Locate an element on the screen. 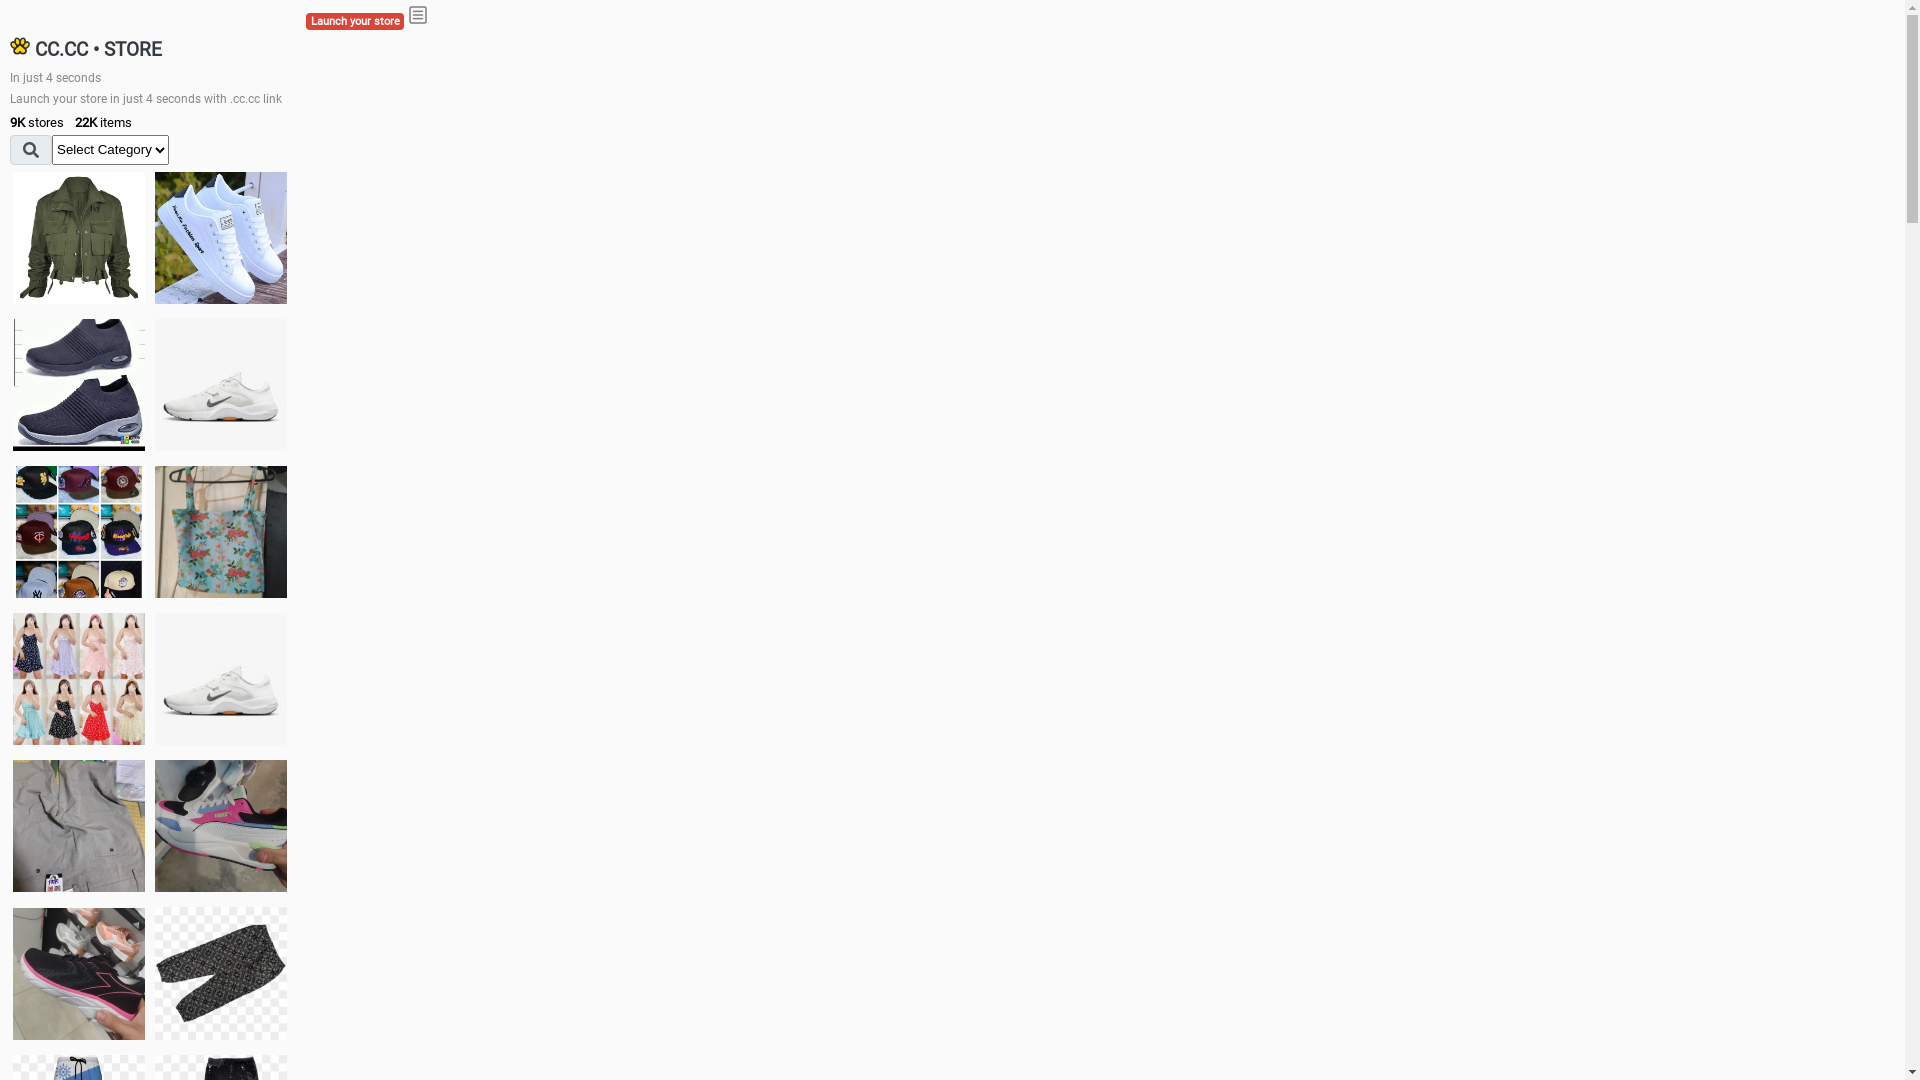  'Ukay cloth' is located at coordinates (153, 531).